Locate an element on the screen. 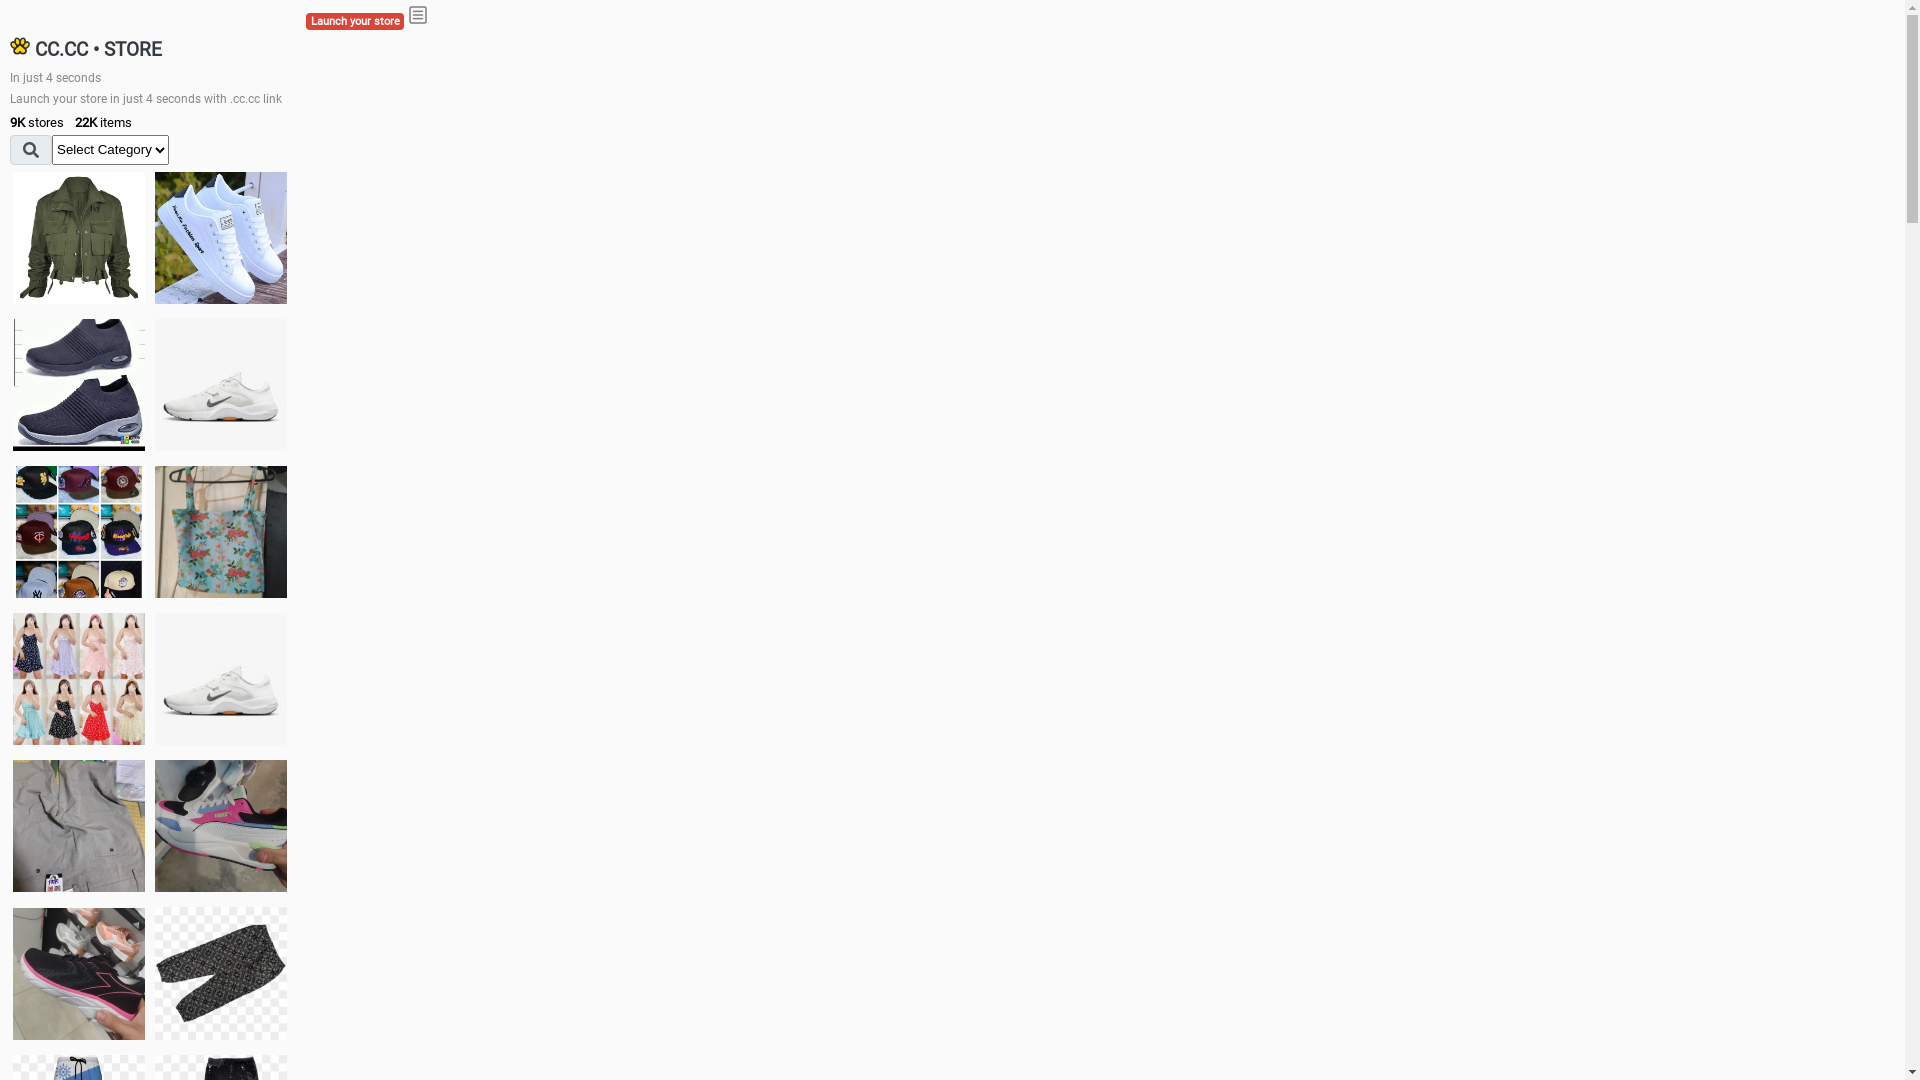  'Ukay cloth' is located at coordinates (153, 531).